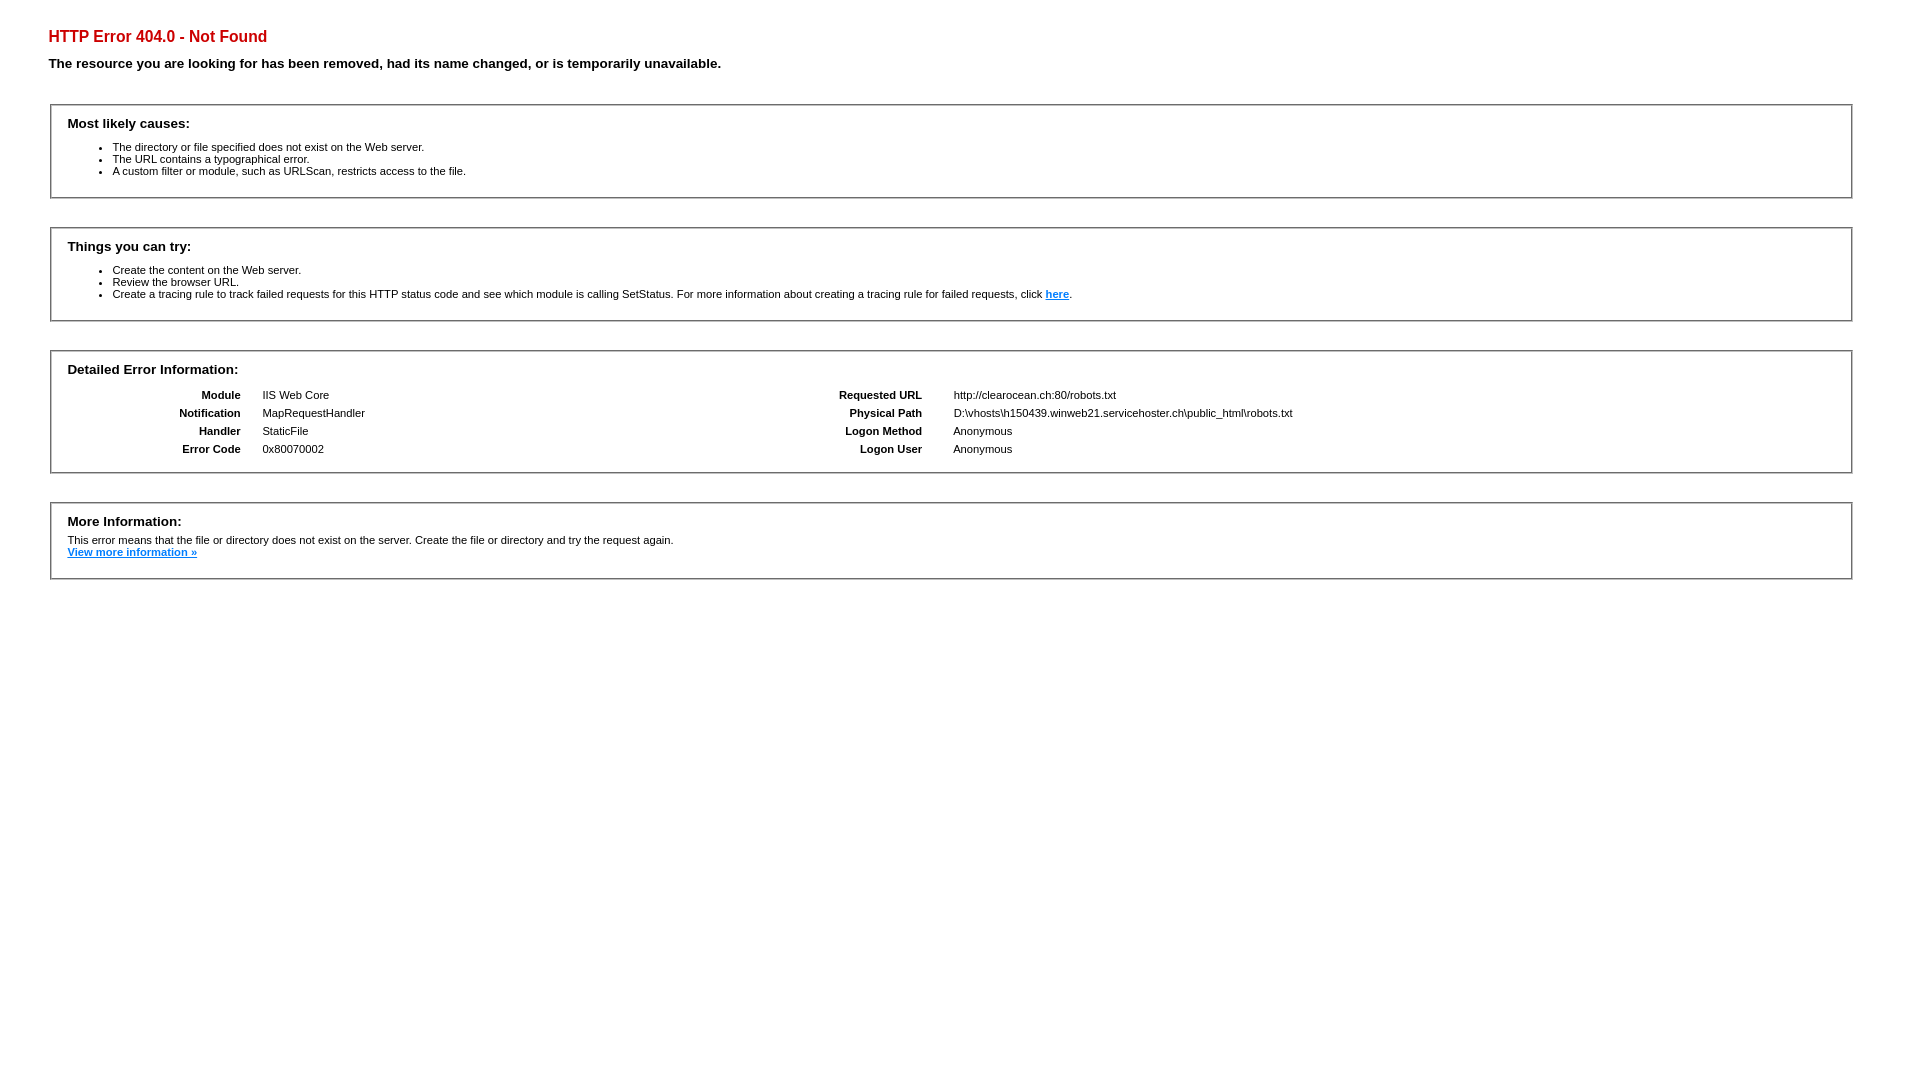  Describe the element at coordinates (1045, 293) in the screenshot. I see `'here'` at that location.